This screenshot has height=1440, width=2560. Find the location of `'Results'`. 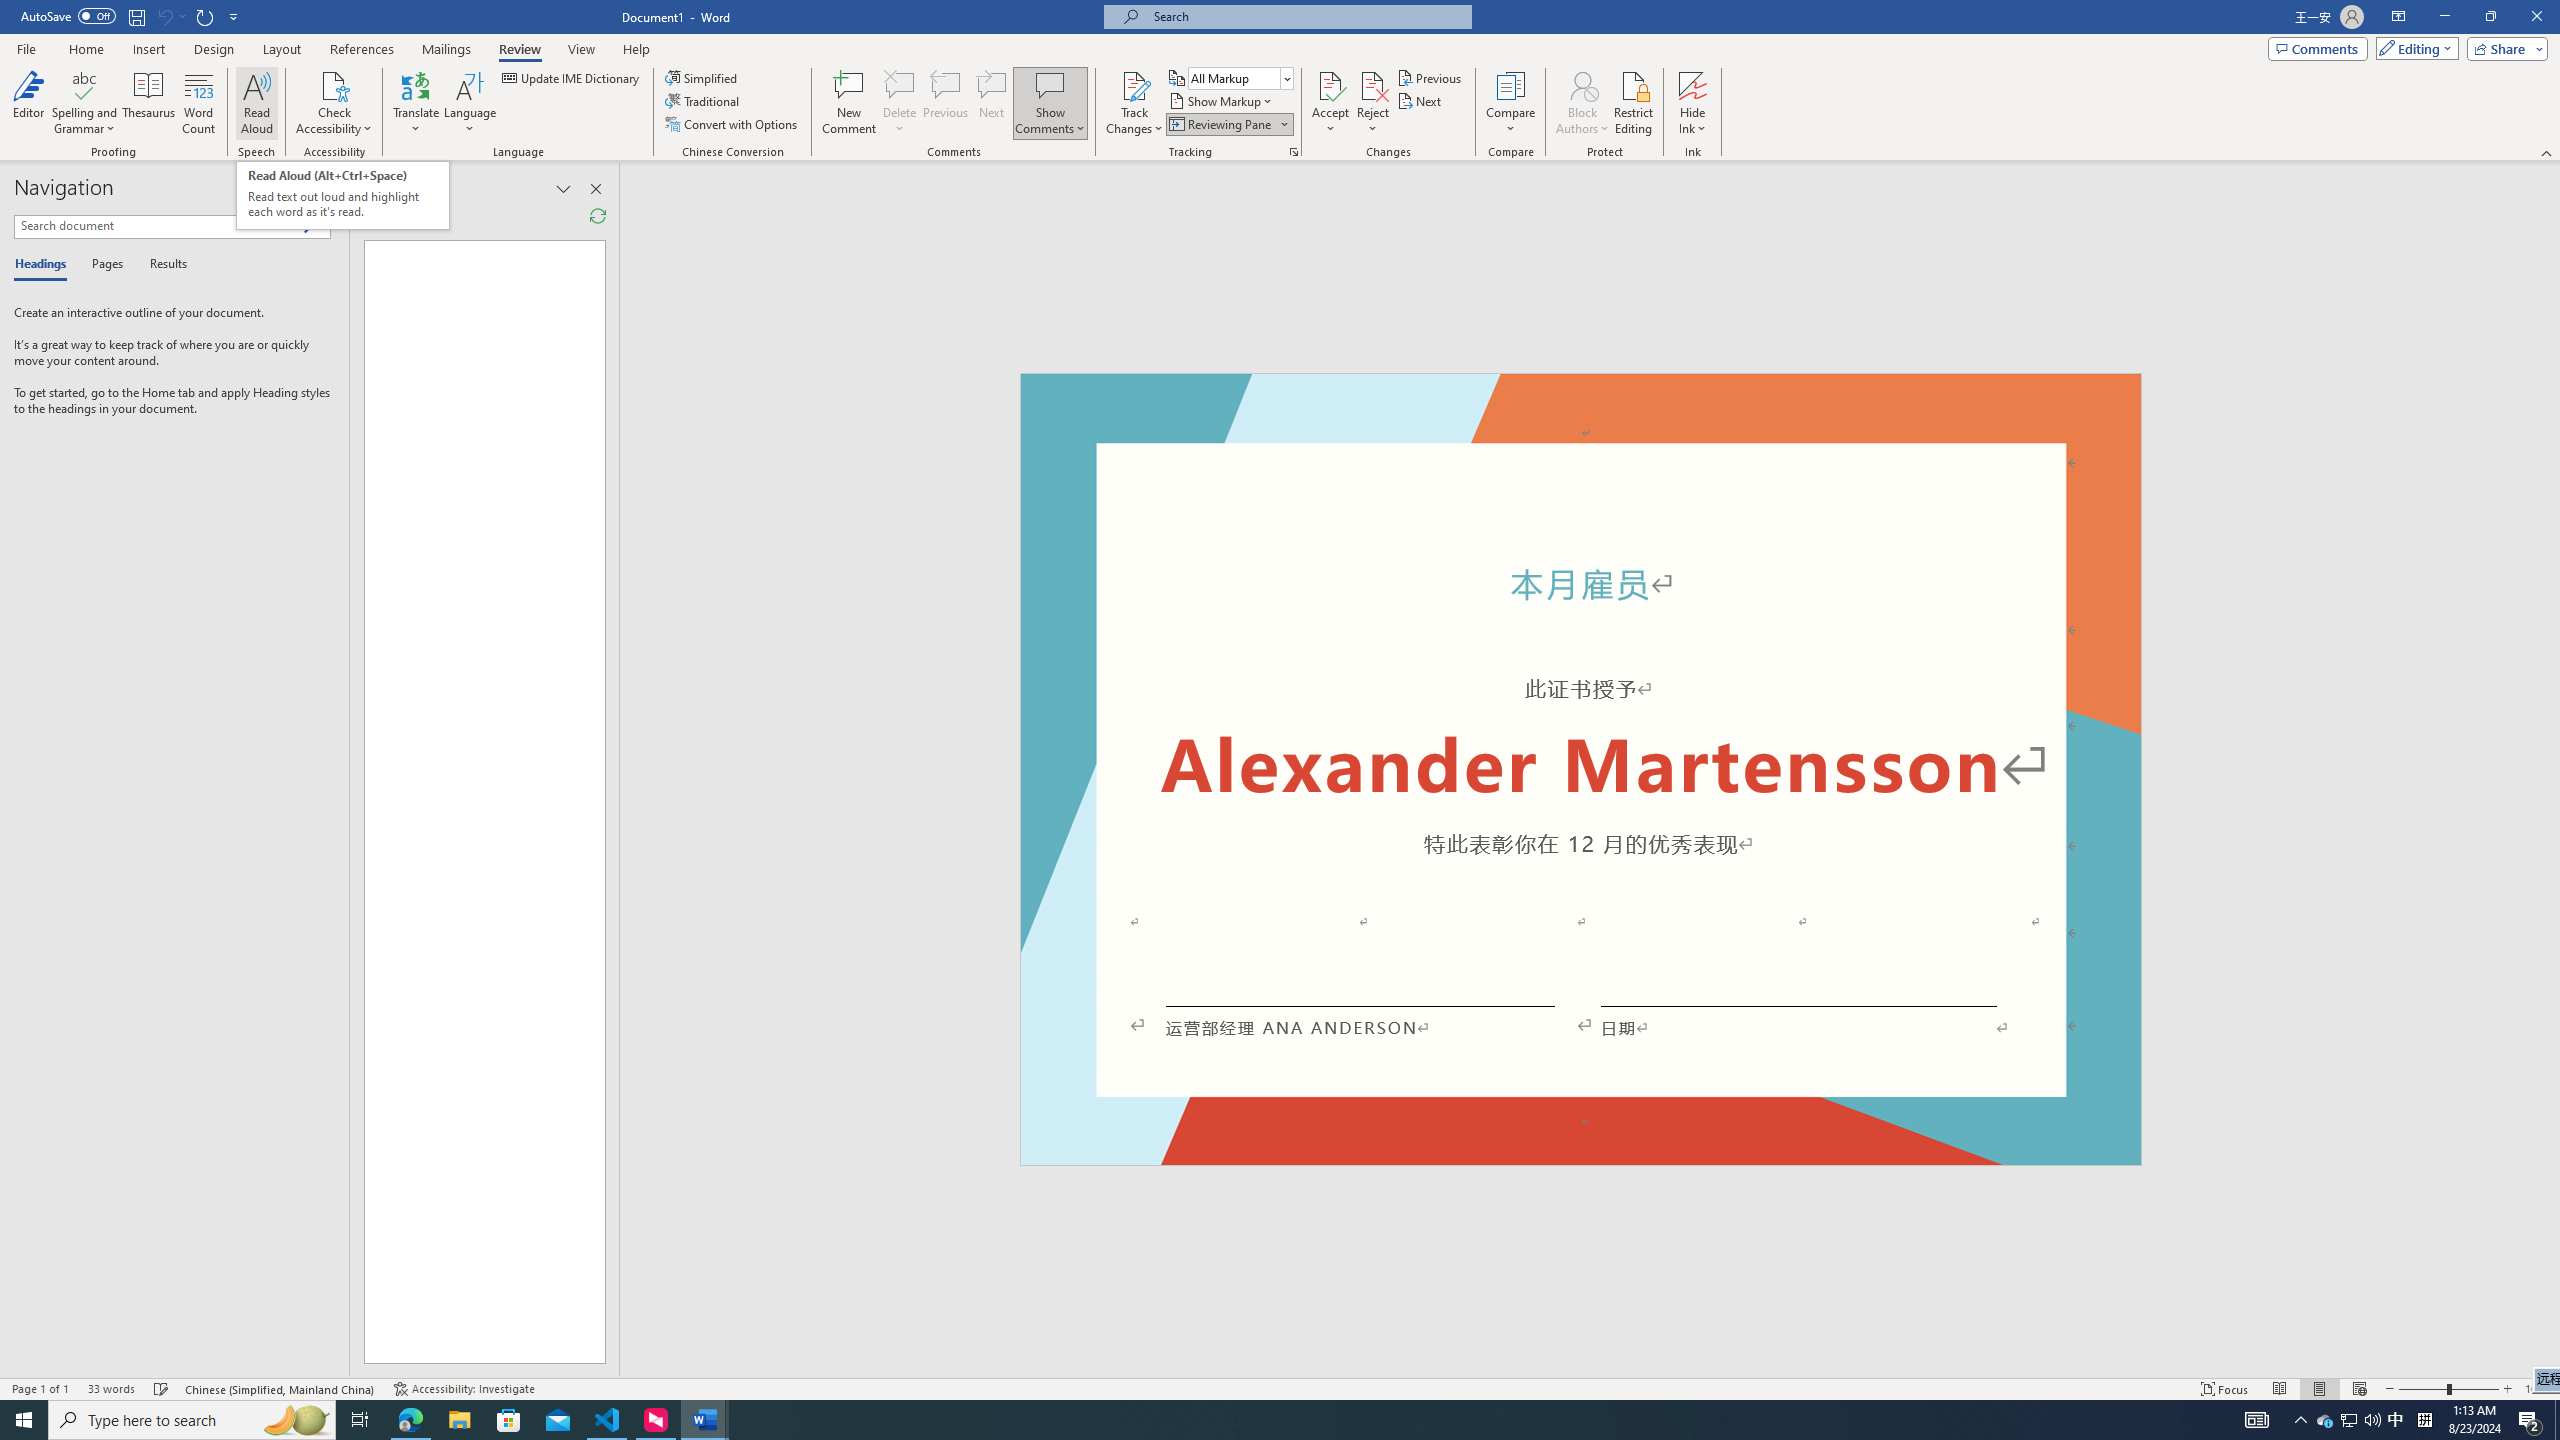

'Results' is located at coordinates (160, 264).